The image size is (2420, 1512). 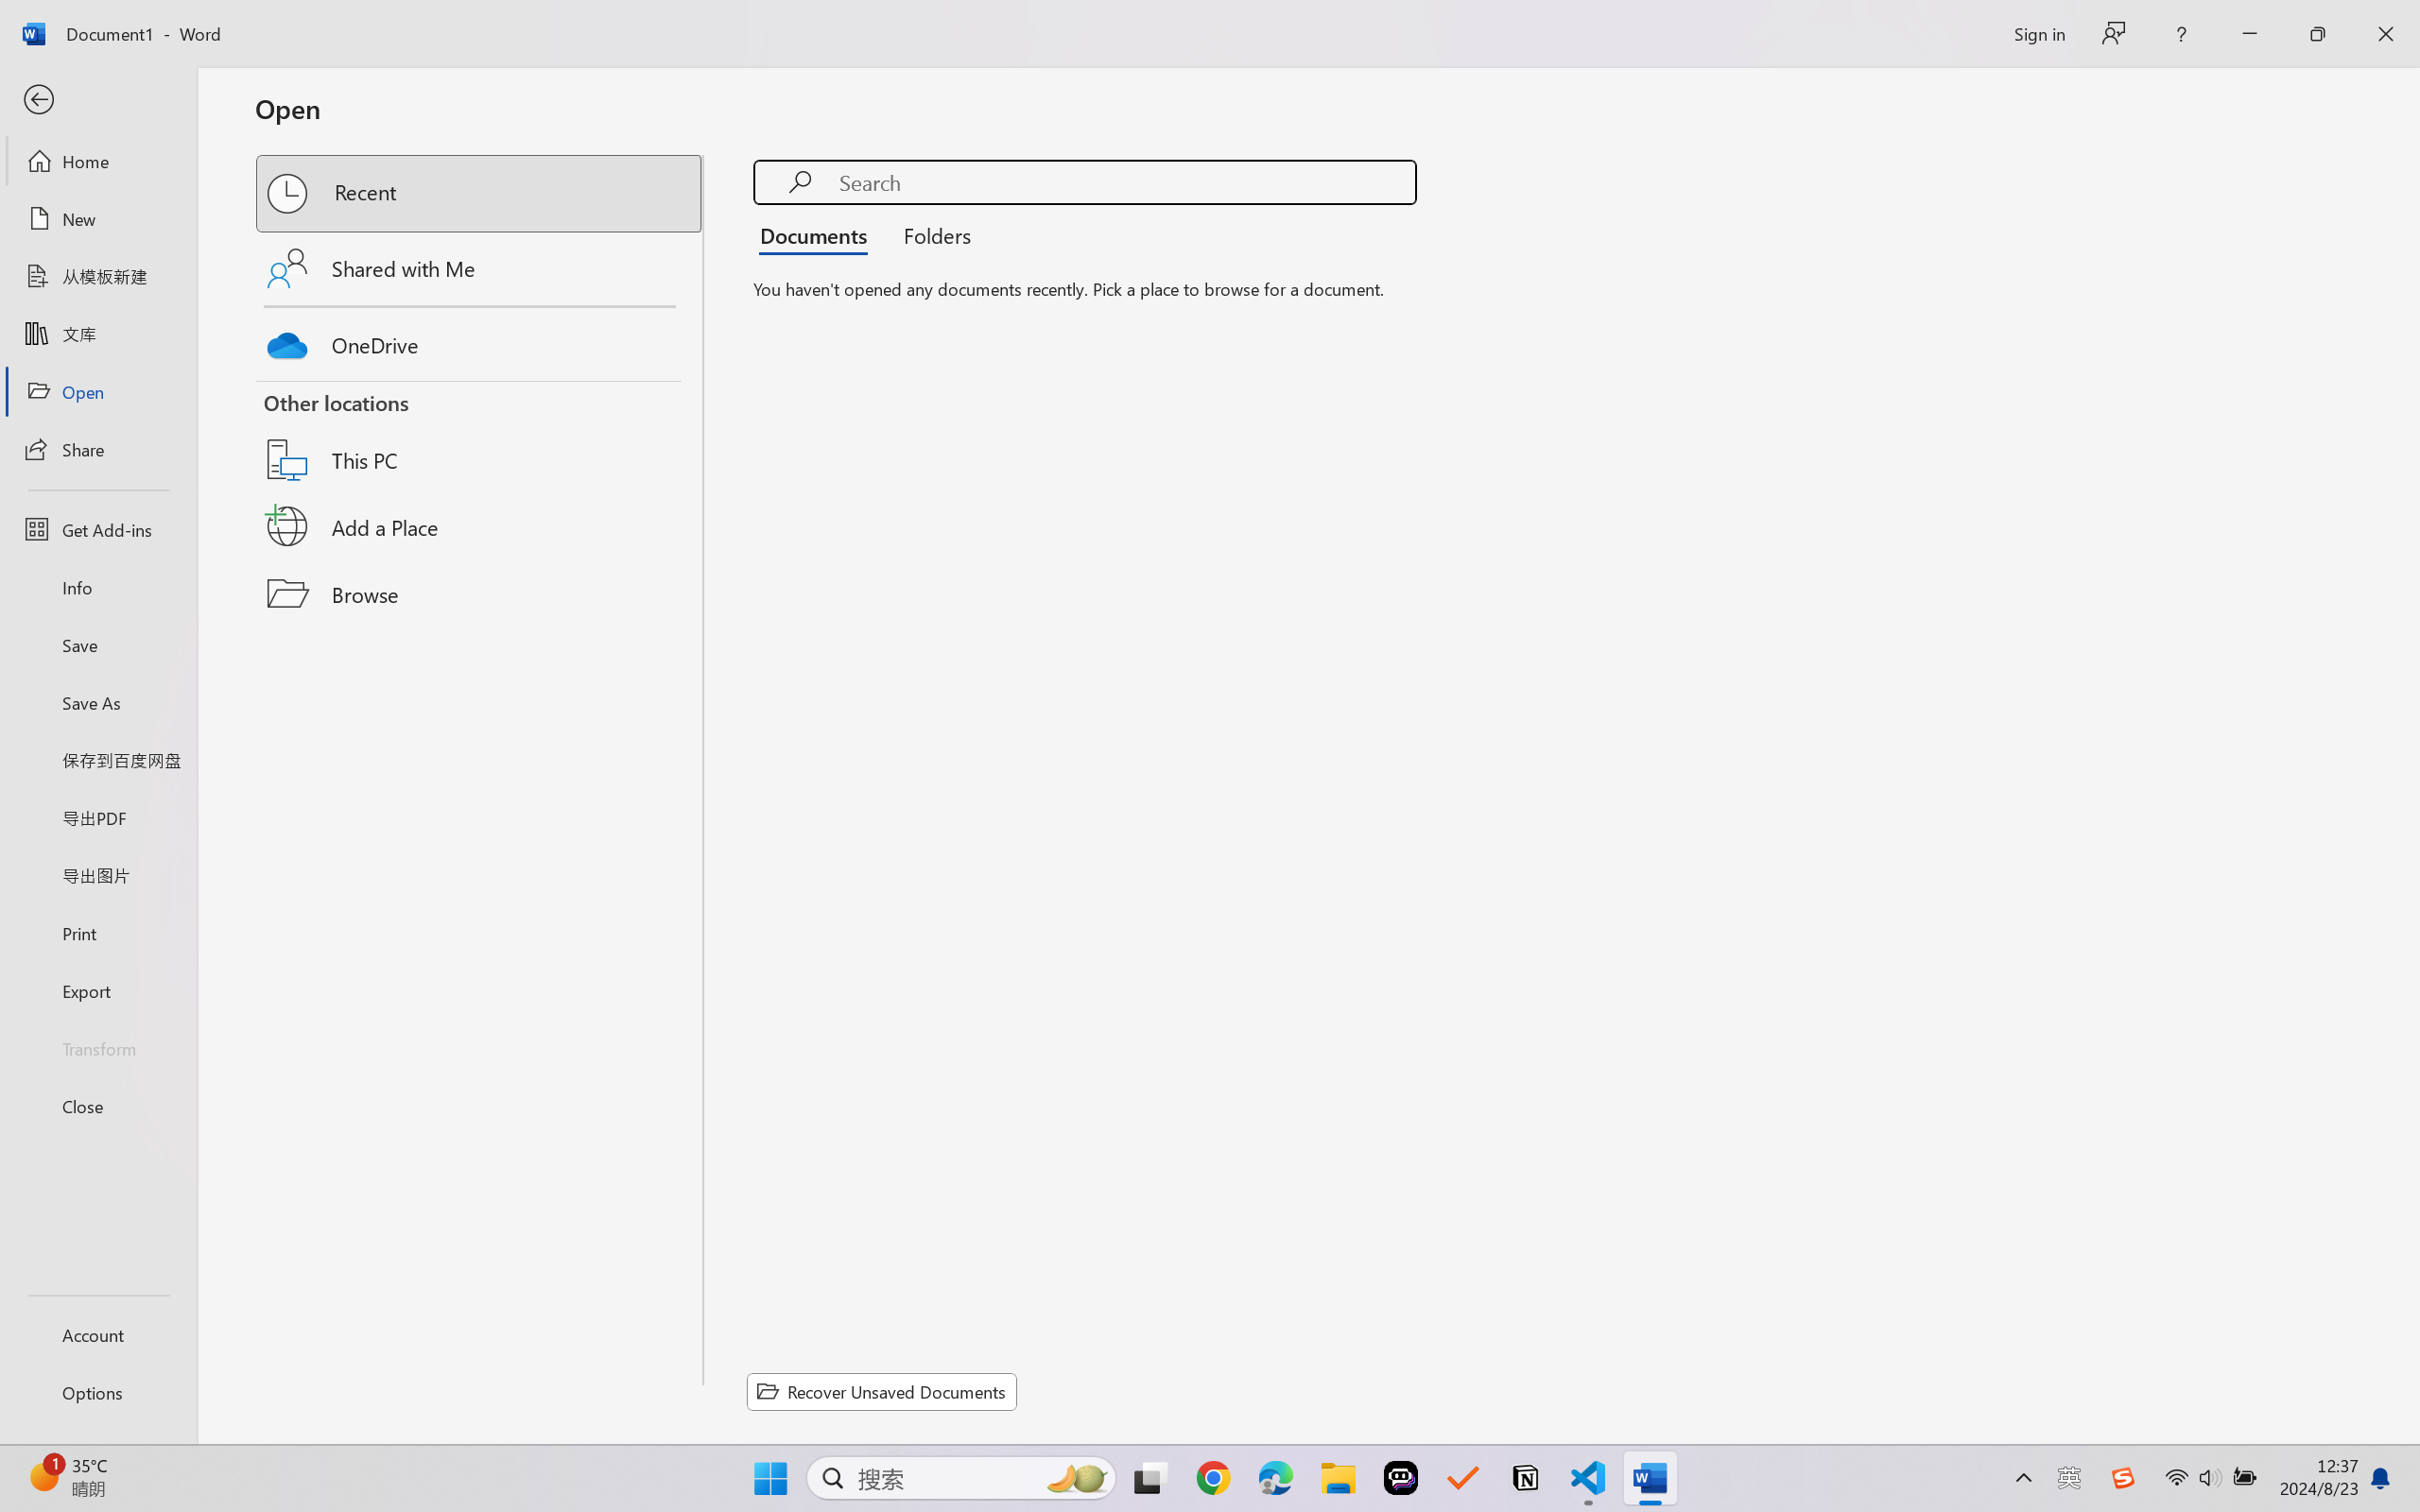 I want to click on 'Recent', so click(x=480, y=192).